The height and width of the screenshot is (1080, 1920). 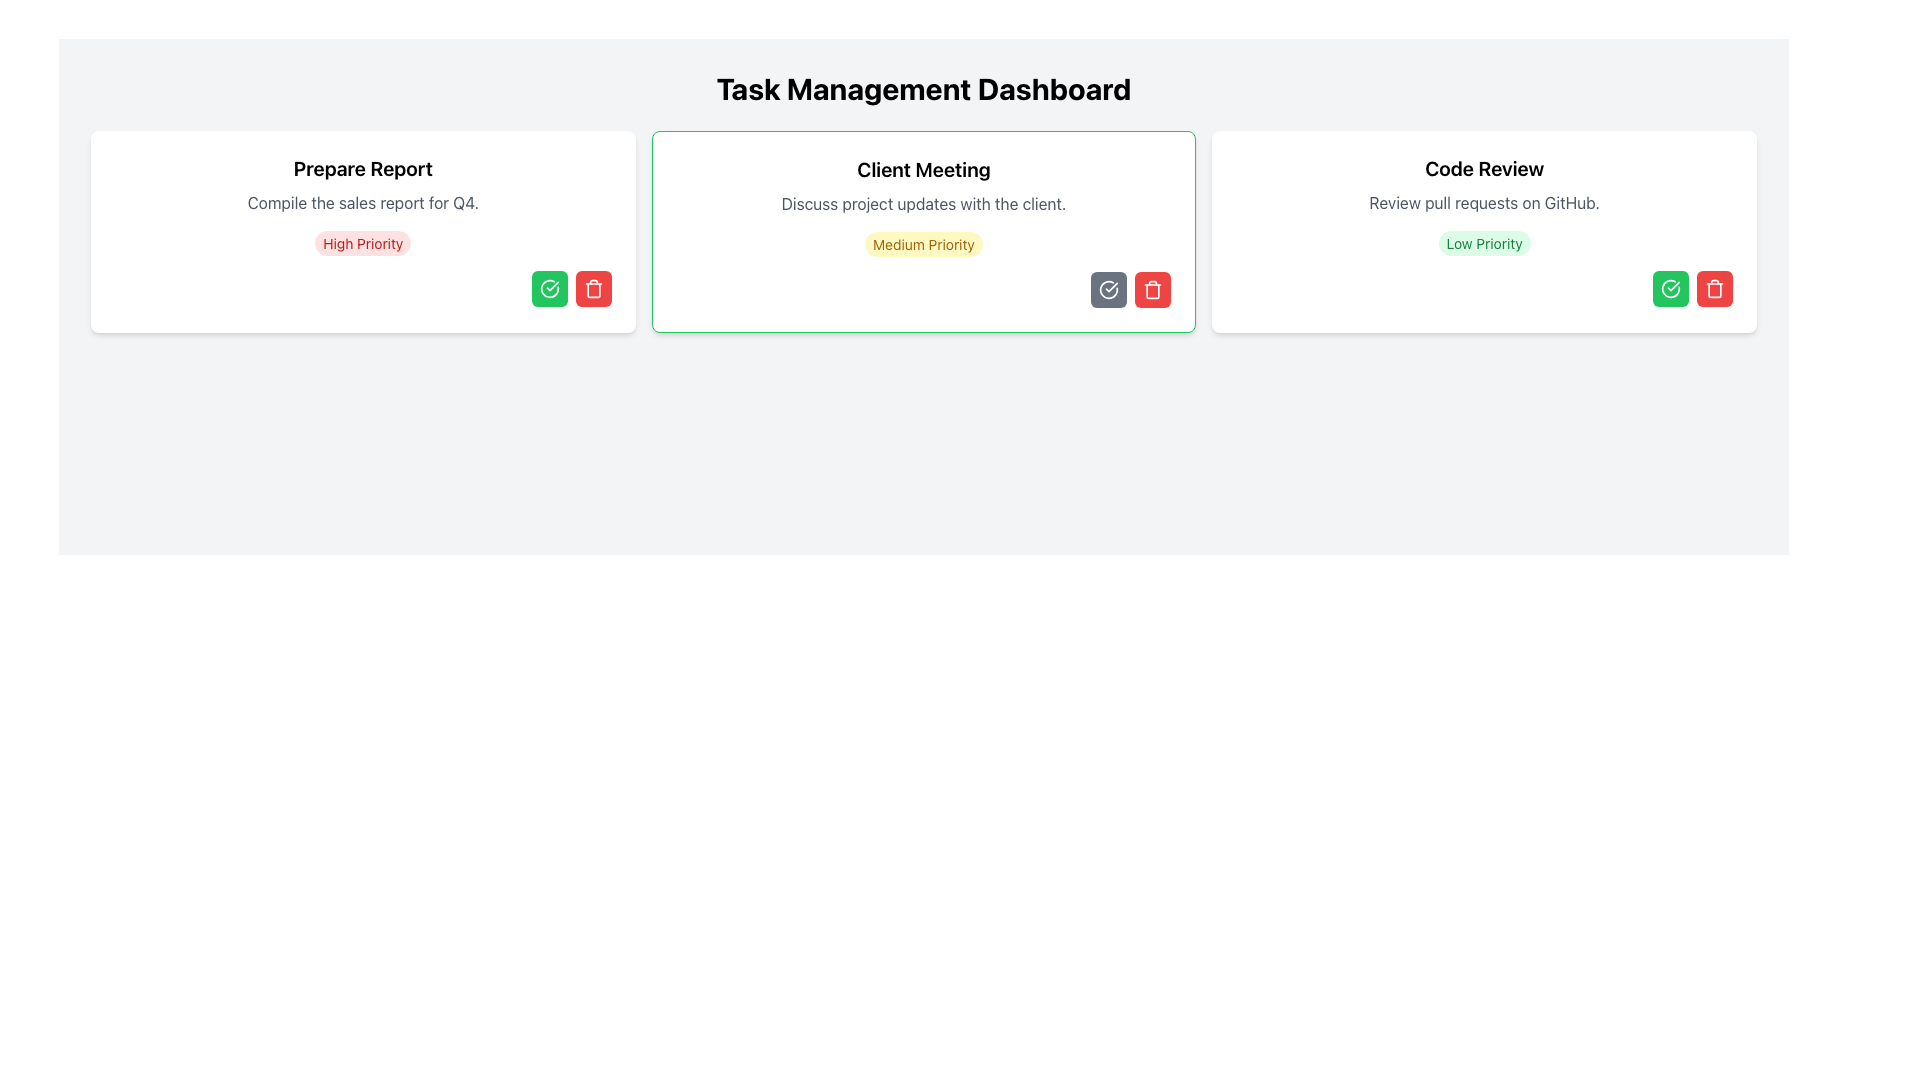 What do you see at coordinates (922, 243) in the screenshot?
I see `the priority level text label for the 'Client Meeting' task, which is located below the subtitle 'Discuss project updates with the client.' in the task management dashboard` at bounding box center [922, 243].